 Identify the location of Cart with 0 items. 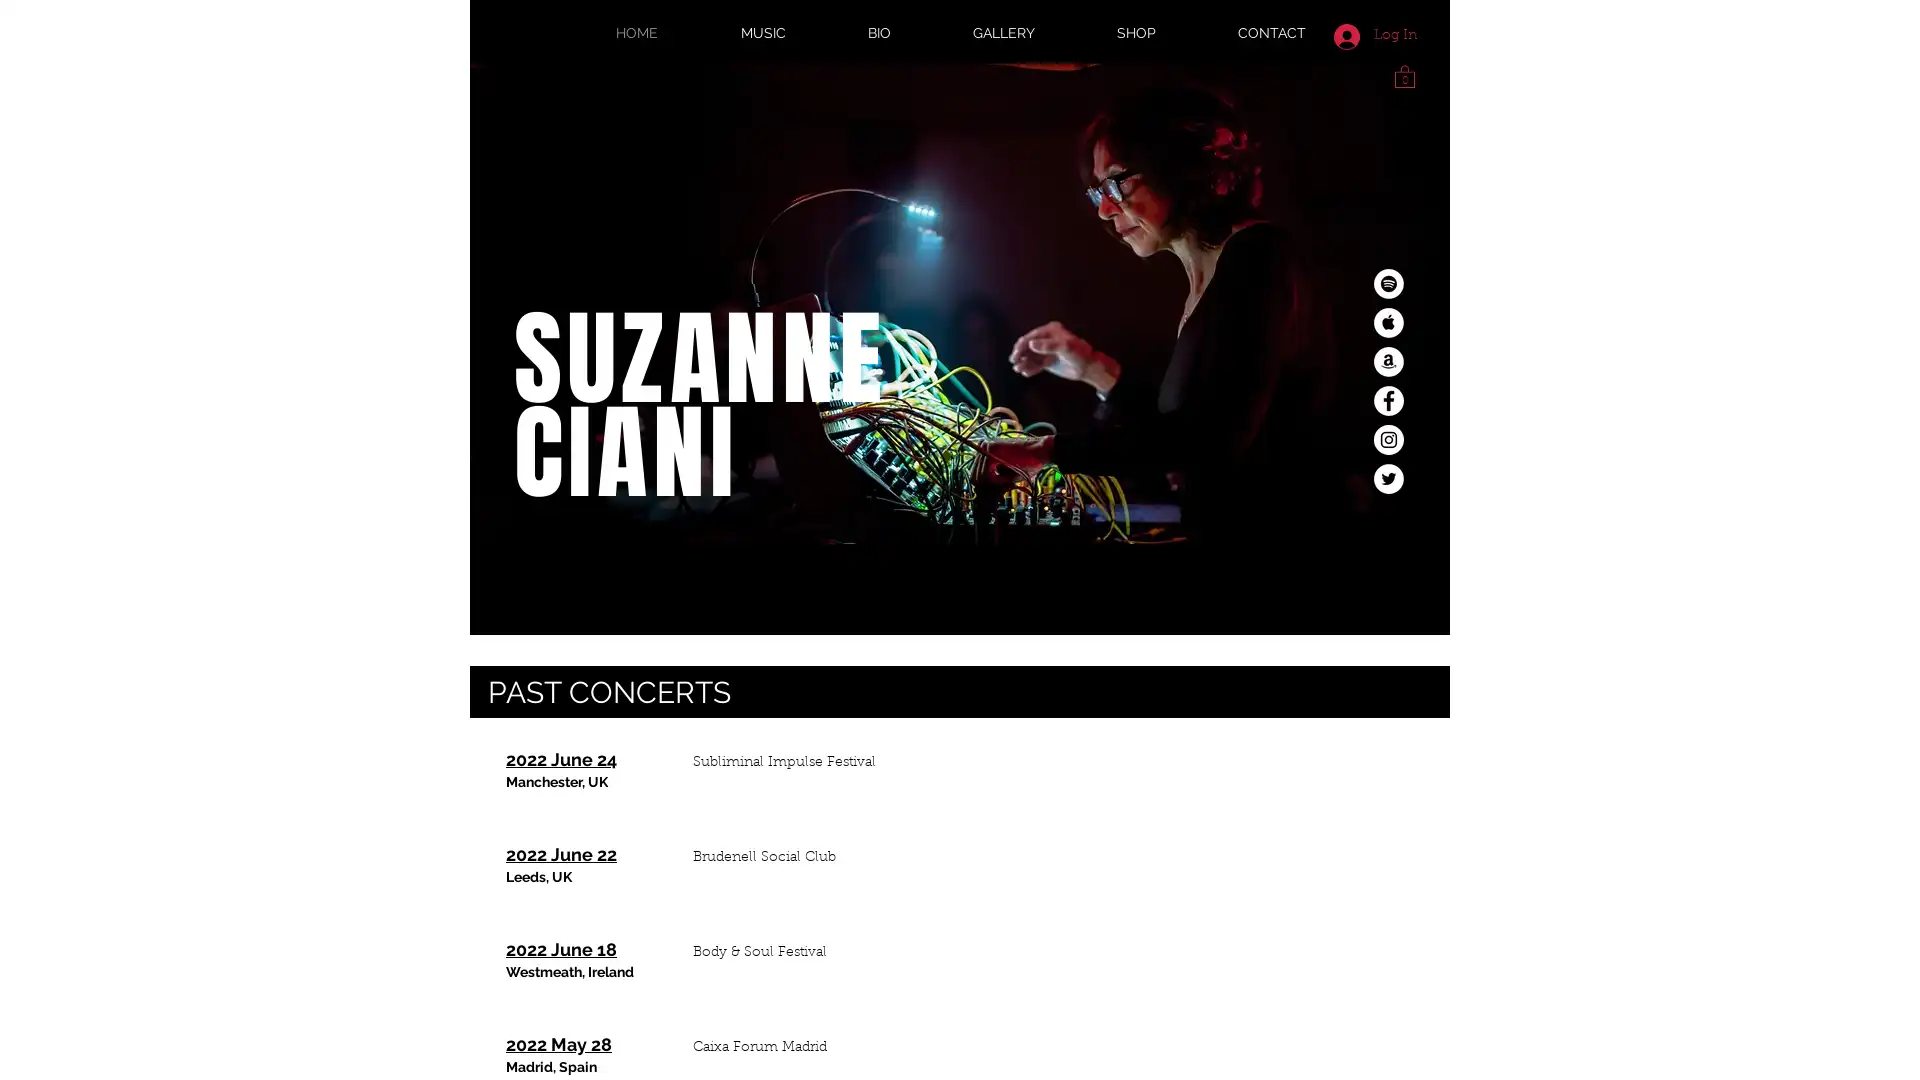
(1404, 74).